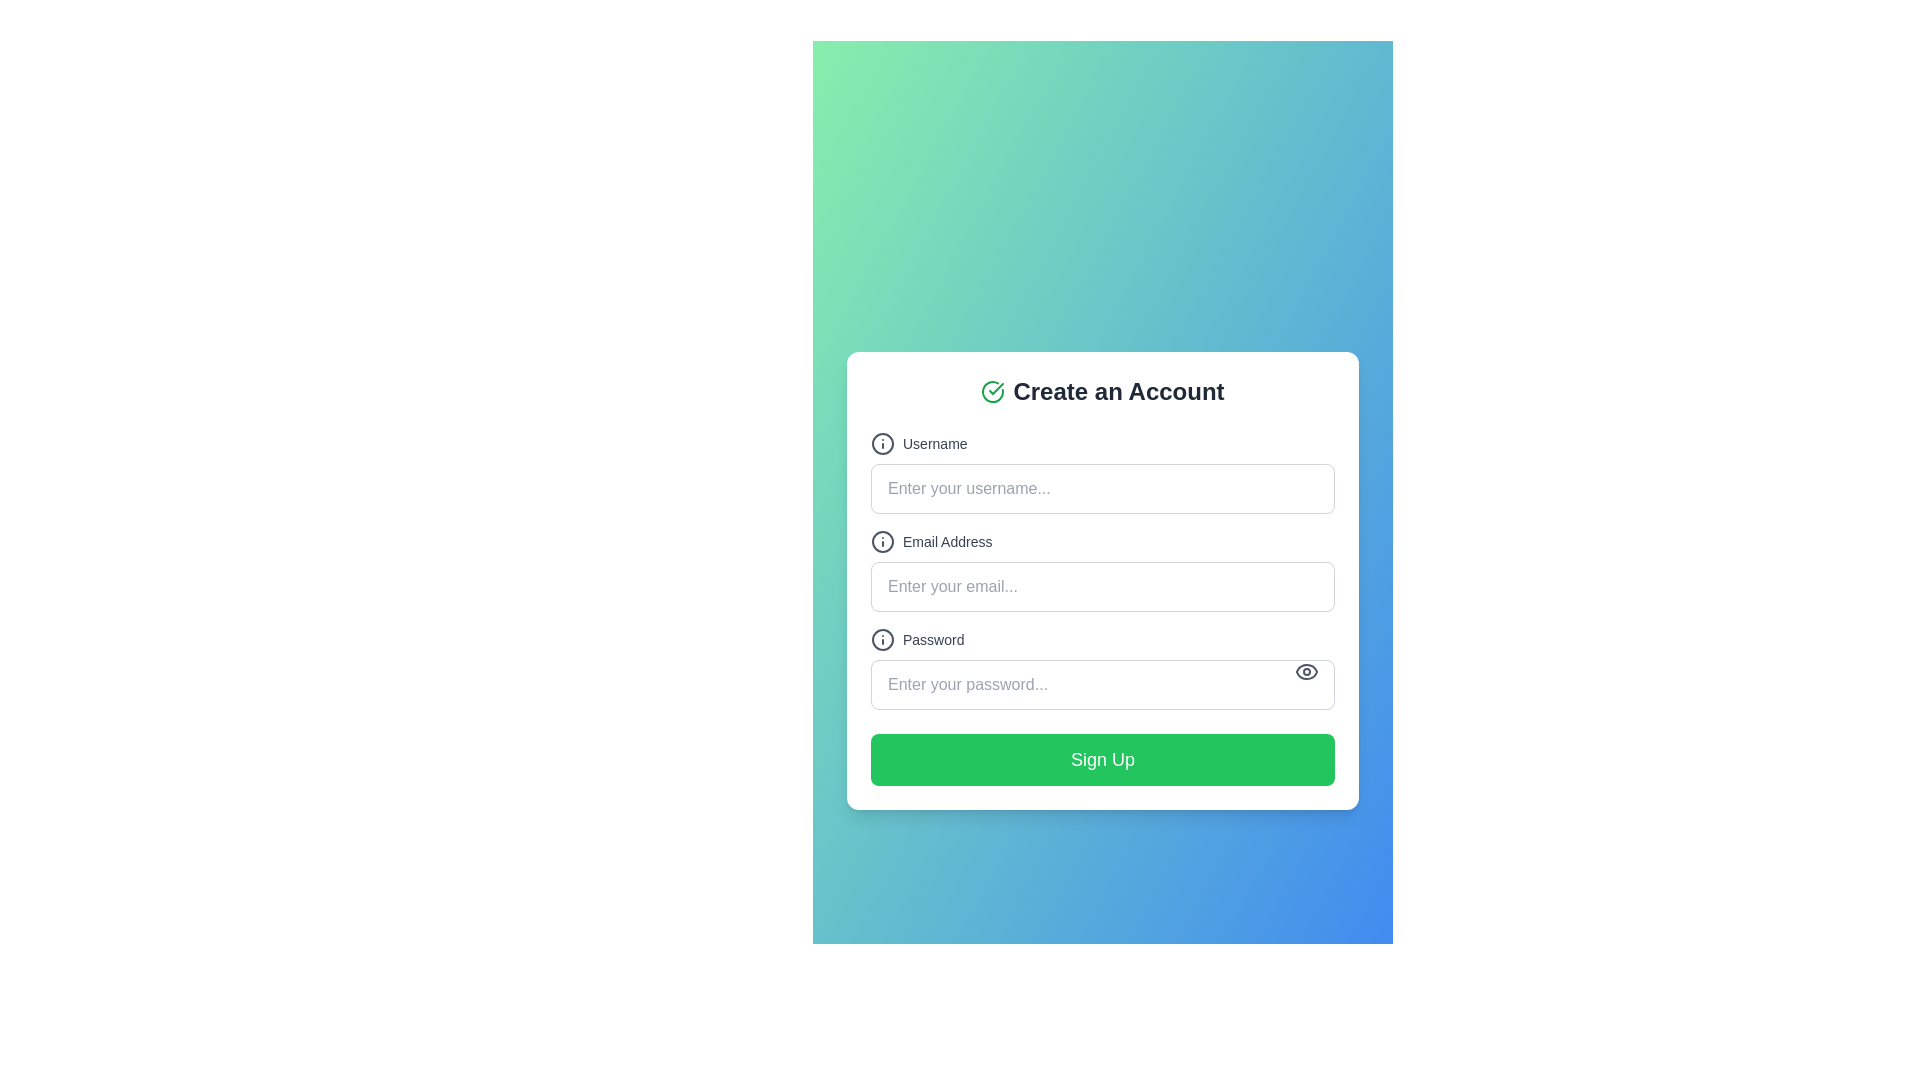 The image size is (1920, 1080). I want to click on the circular gray icon with a border and a dot inside, located to the left of the 'Email Address' label in the account creation form, so click(882, 542).